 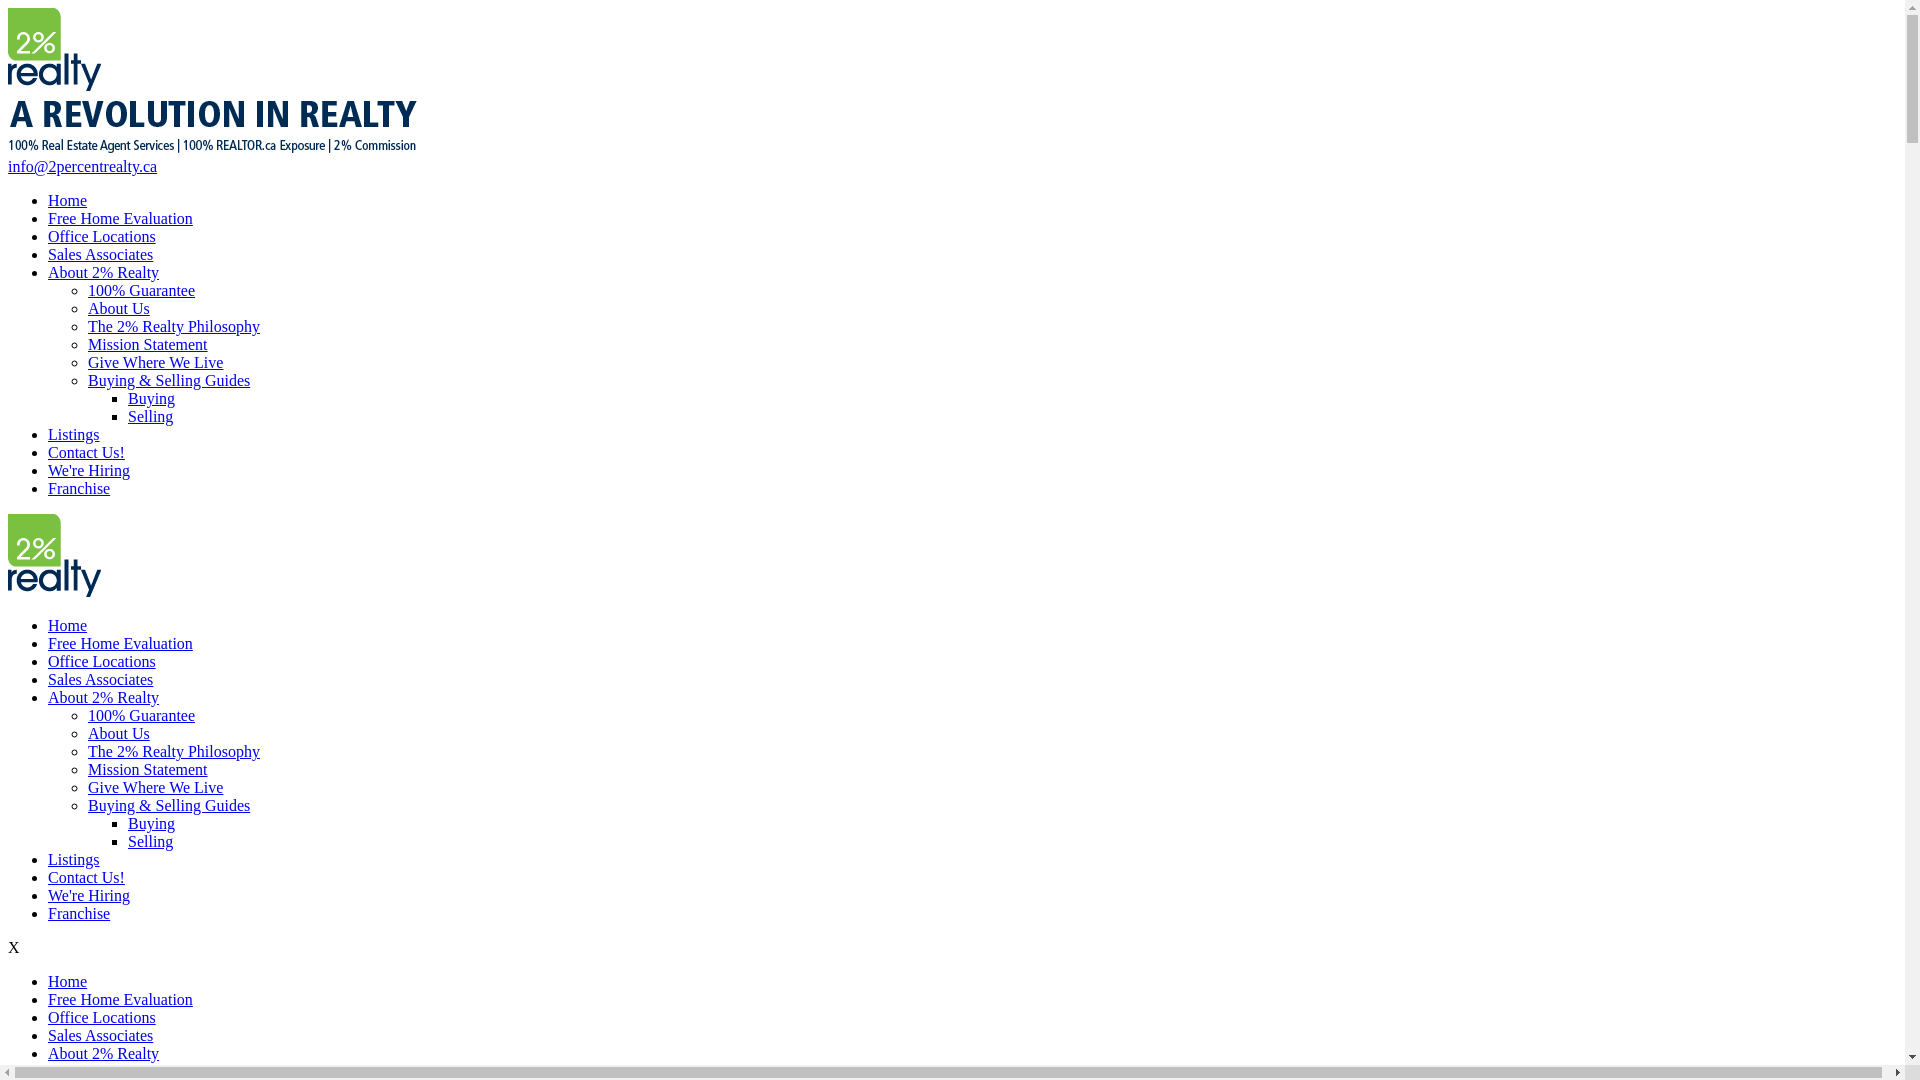 I want to click on 'Buying & Selling Guides', so click(x=86, y=804).